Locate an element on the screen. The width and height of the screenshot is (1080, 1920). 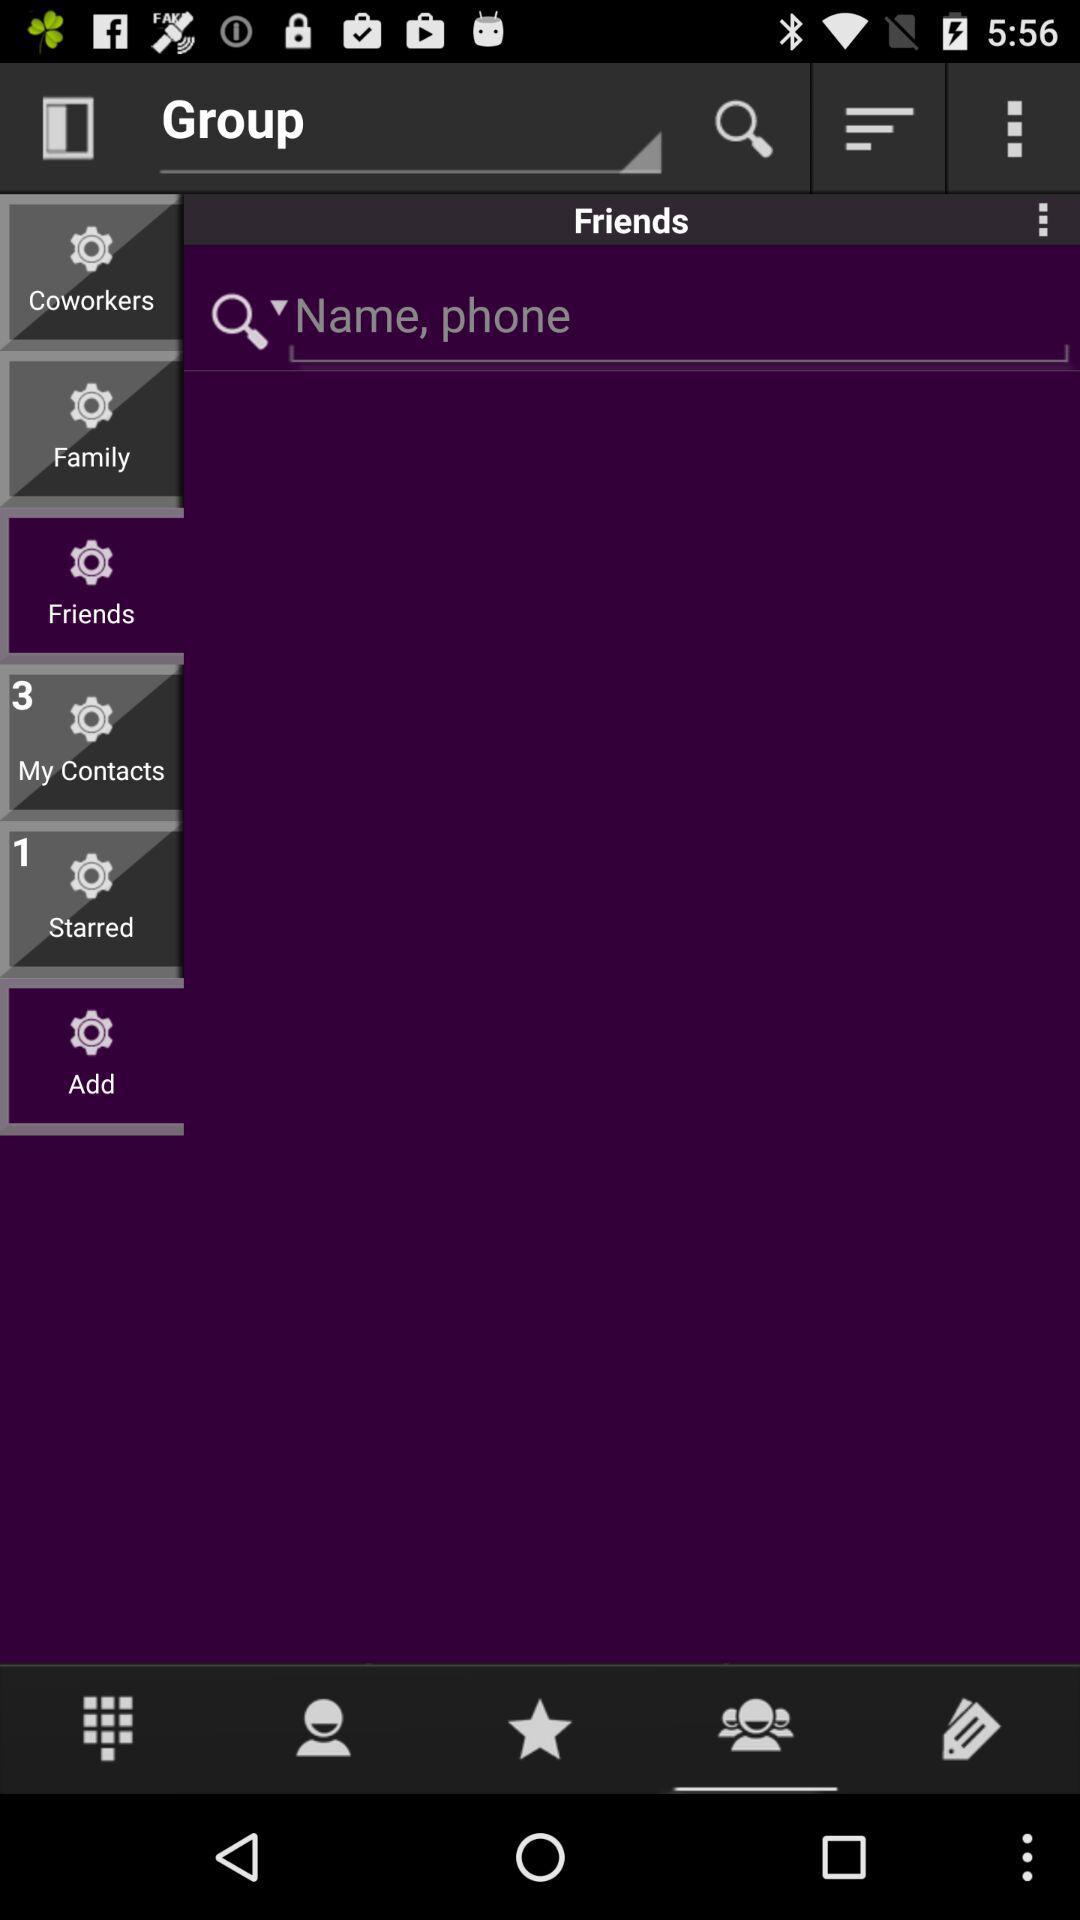
the more icon is located at coordinates (1014, 136).